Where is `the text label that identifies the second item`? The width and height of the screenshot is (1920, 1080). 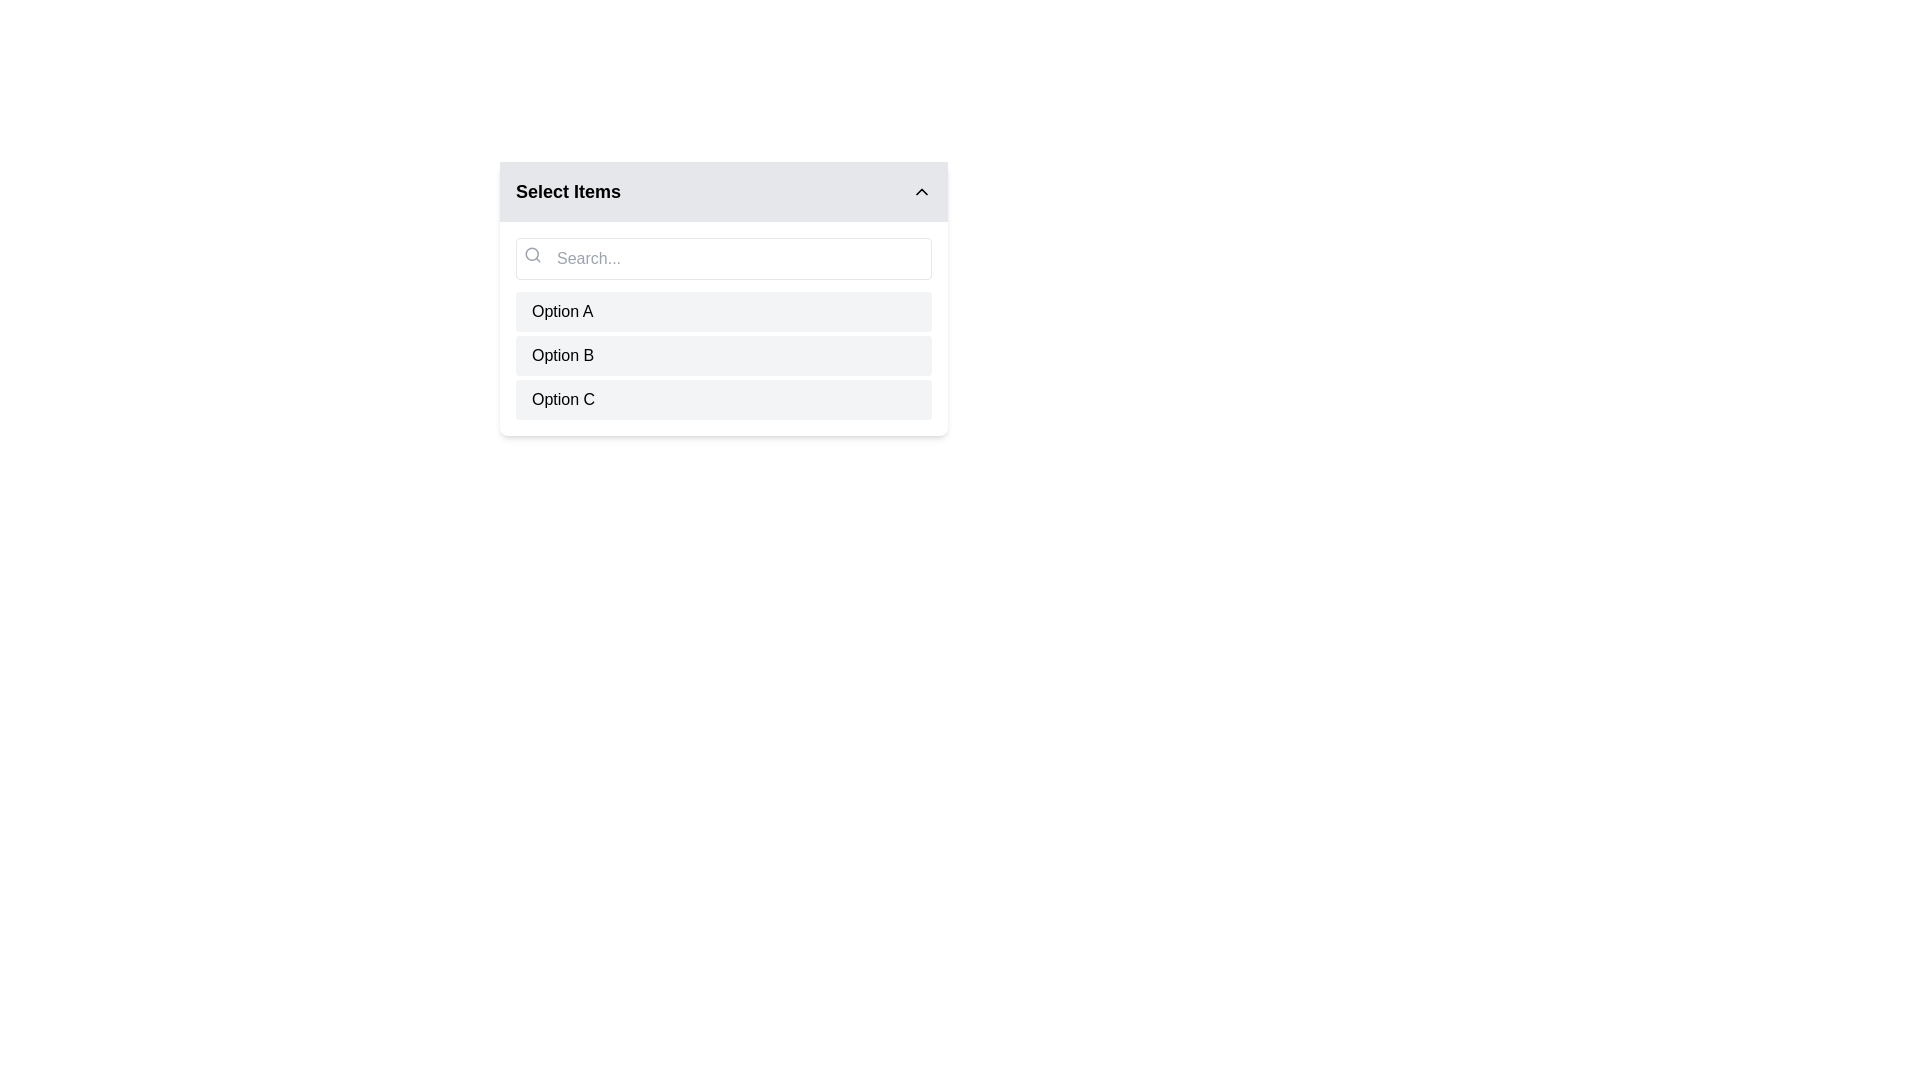 the text label that identifies the second item is located at coordinates (562, 354).